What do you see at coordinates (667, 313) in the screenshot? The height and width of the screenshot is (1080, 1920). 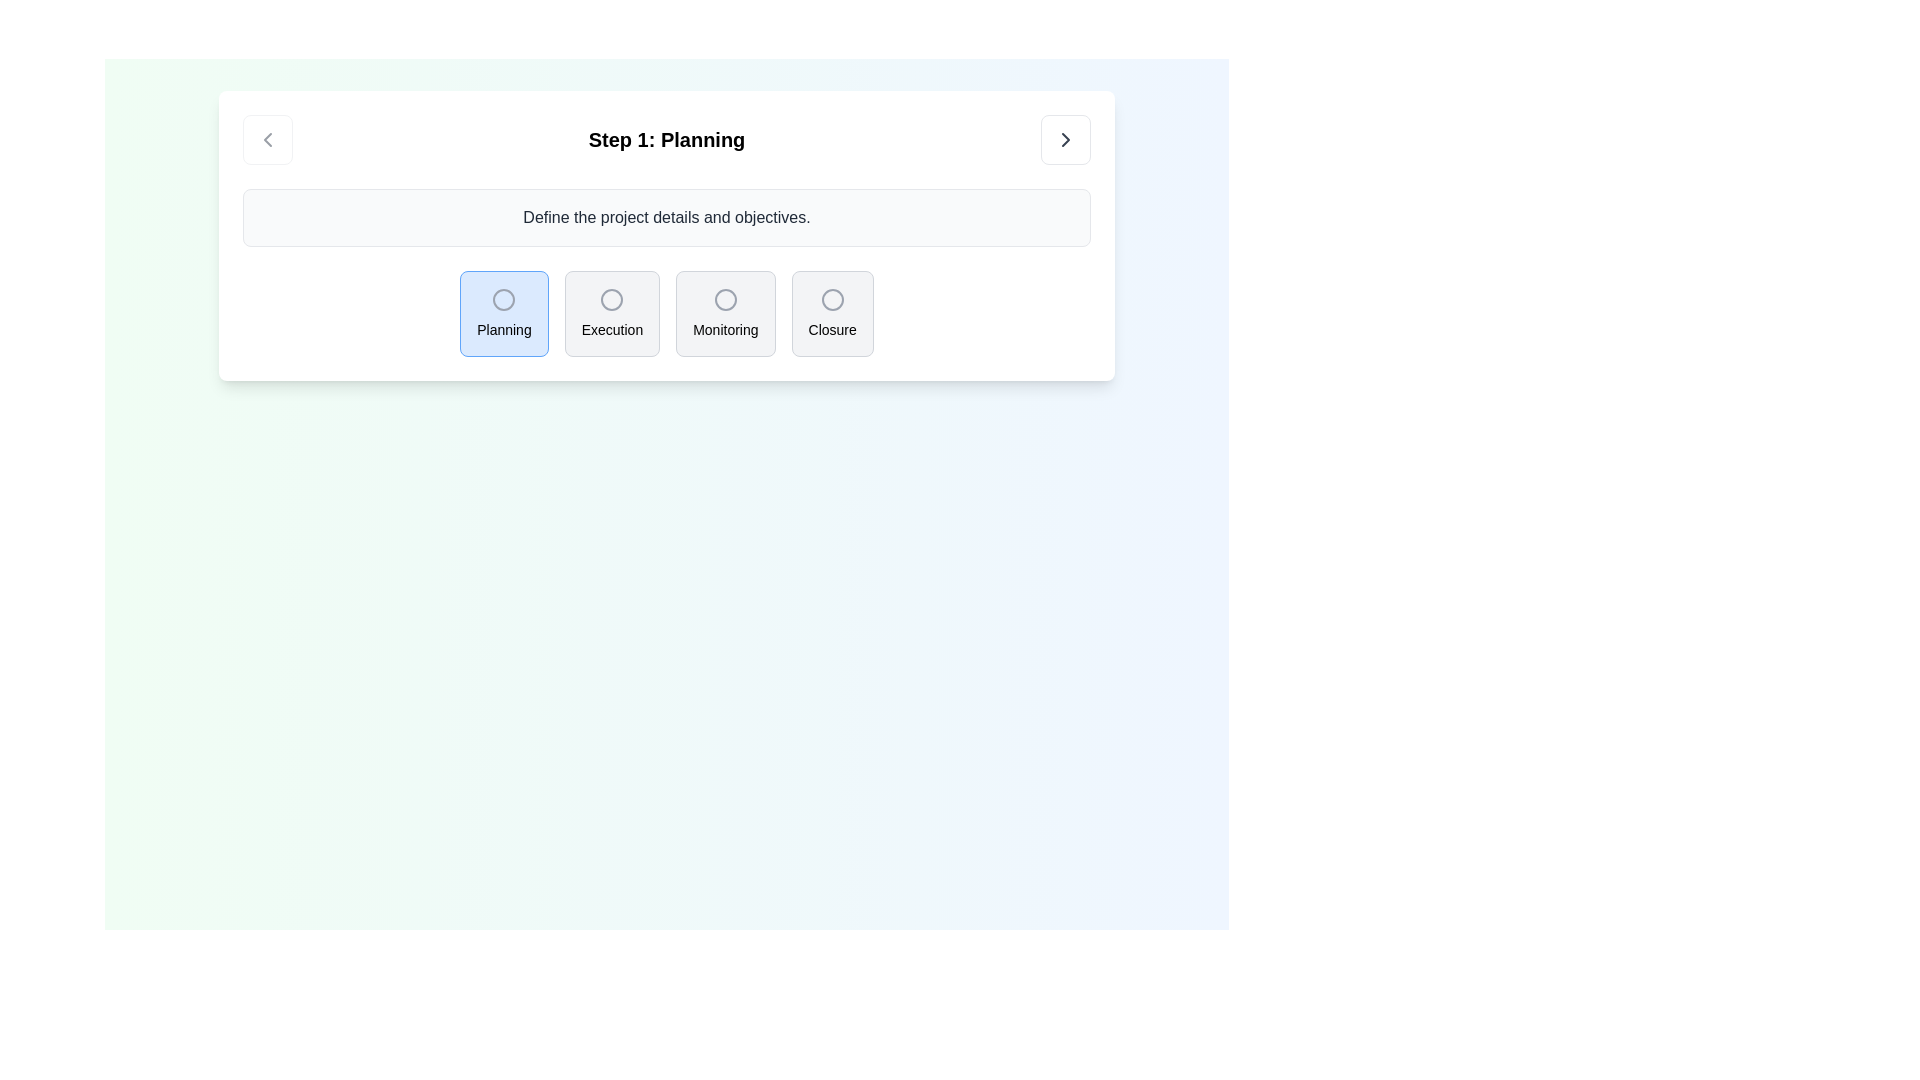 I see `the 'Execution' button in the button group` at bounding box center [667, 313].